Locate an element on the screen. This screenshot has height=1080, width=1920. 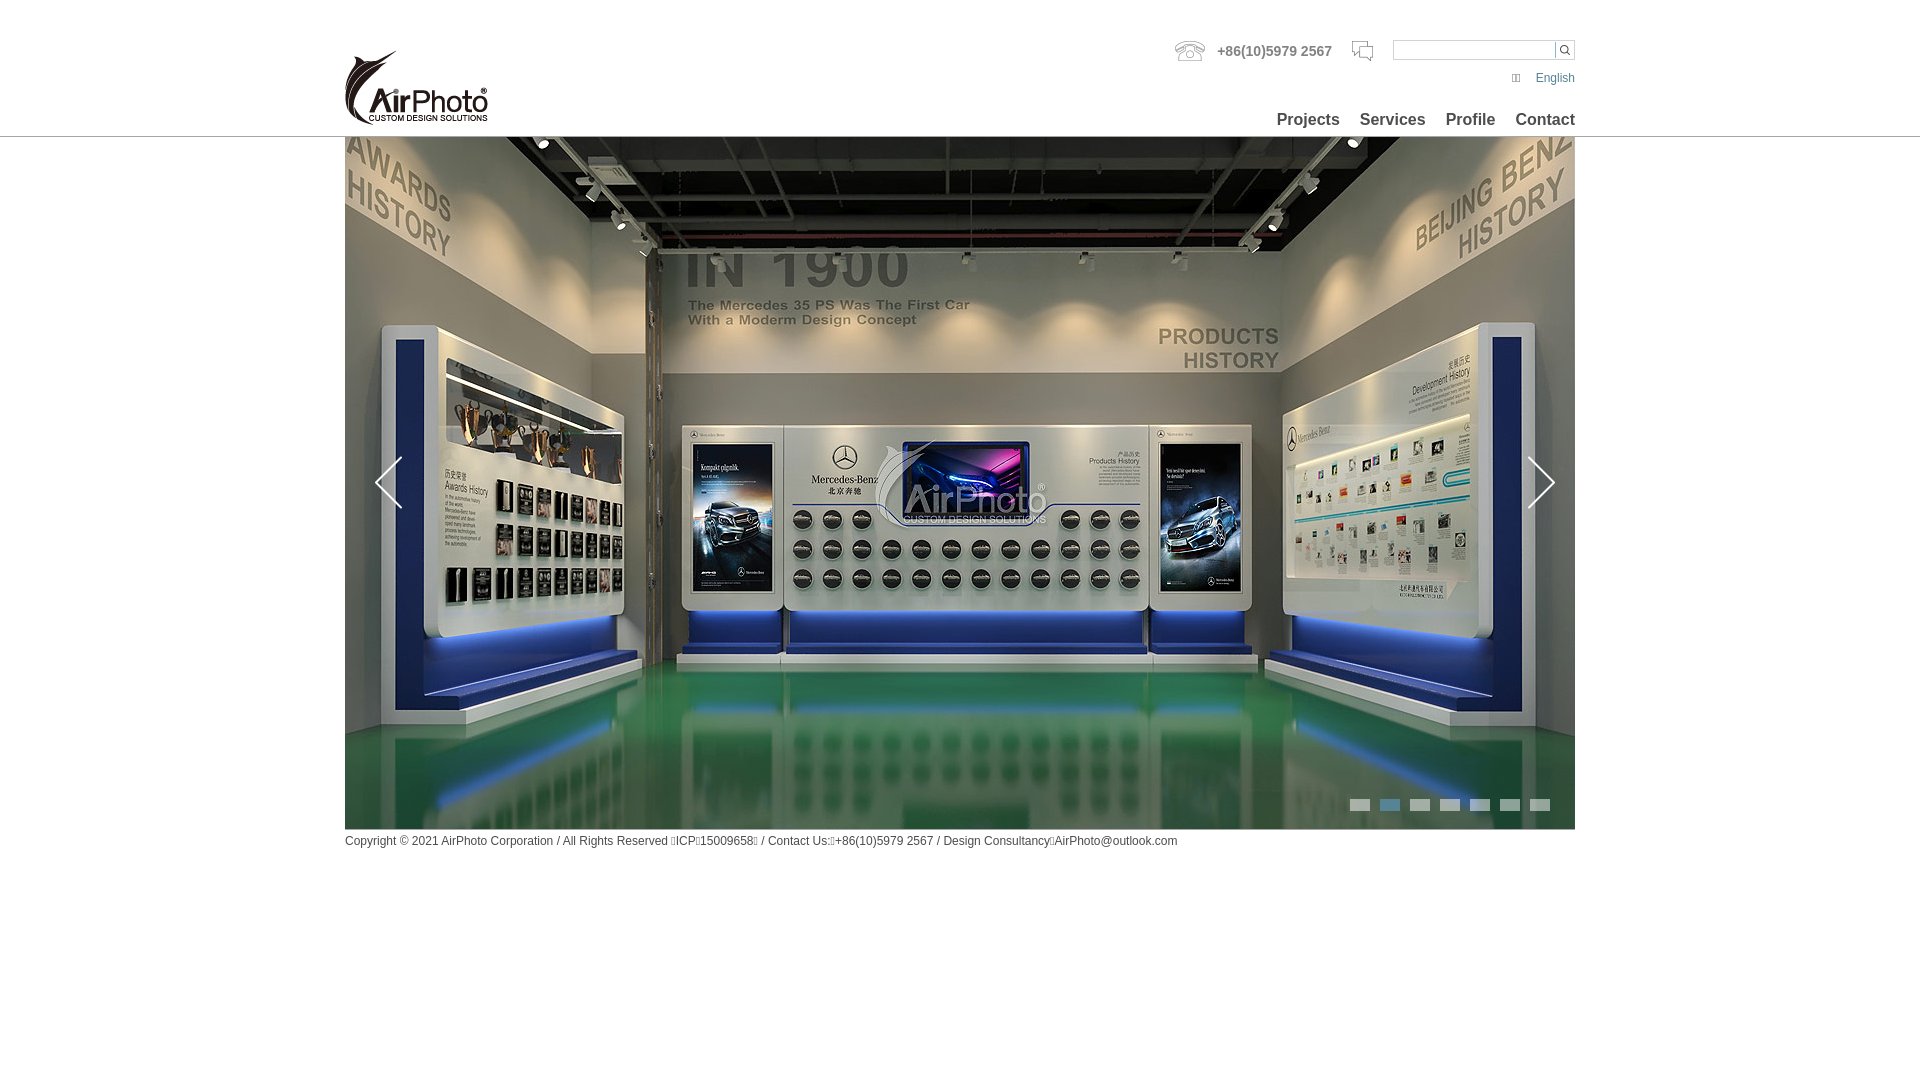
'English' is located at coordinates (1554, 76).